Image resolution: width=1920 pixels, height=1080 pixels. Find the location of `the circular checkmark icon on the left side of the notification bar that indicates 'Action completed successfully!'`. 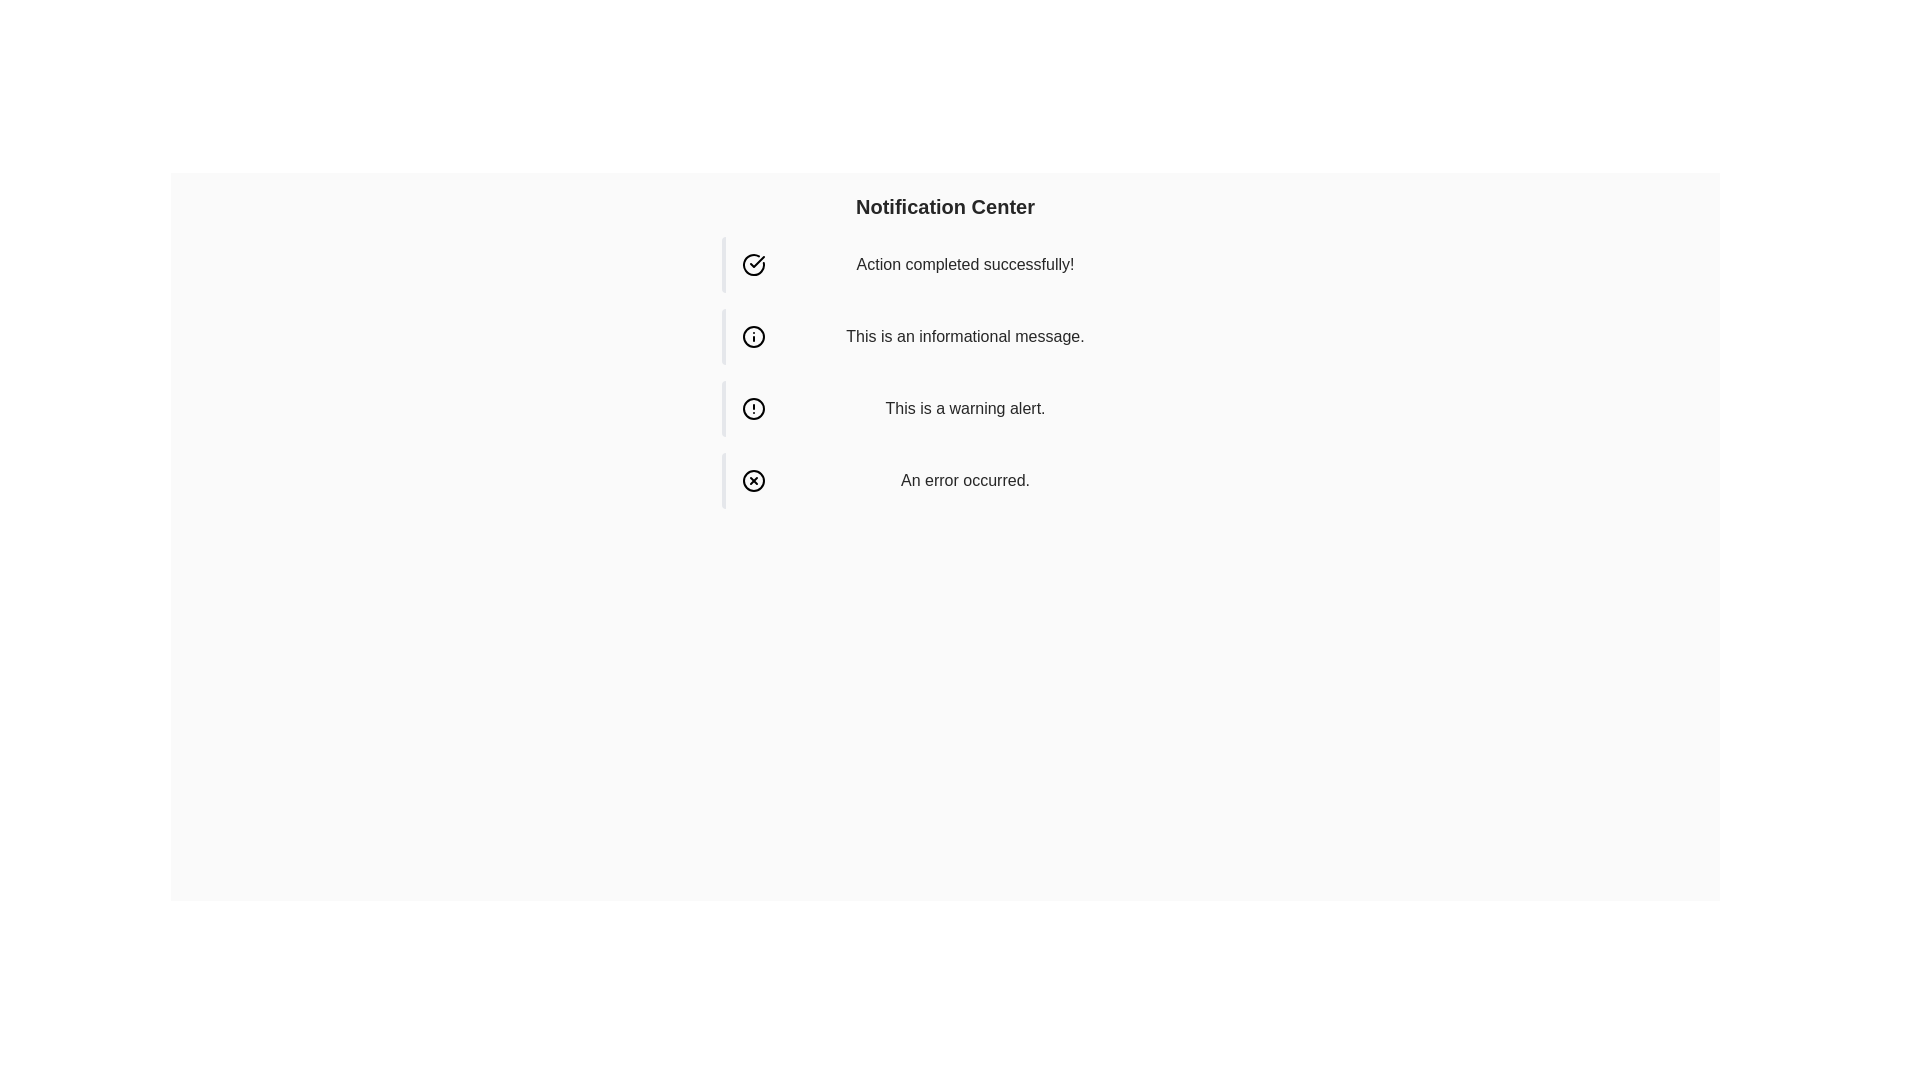

the circular checkmark icon on the left side of the notification bar that indicates 'Action completed successfully!' is located at coordinates (752, 264).